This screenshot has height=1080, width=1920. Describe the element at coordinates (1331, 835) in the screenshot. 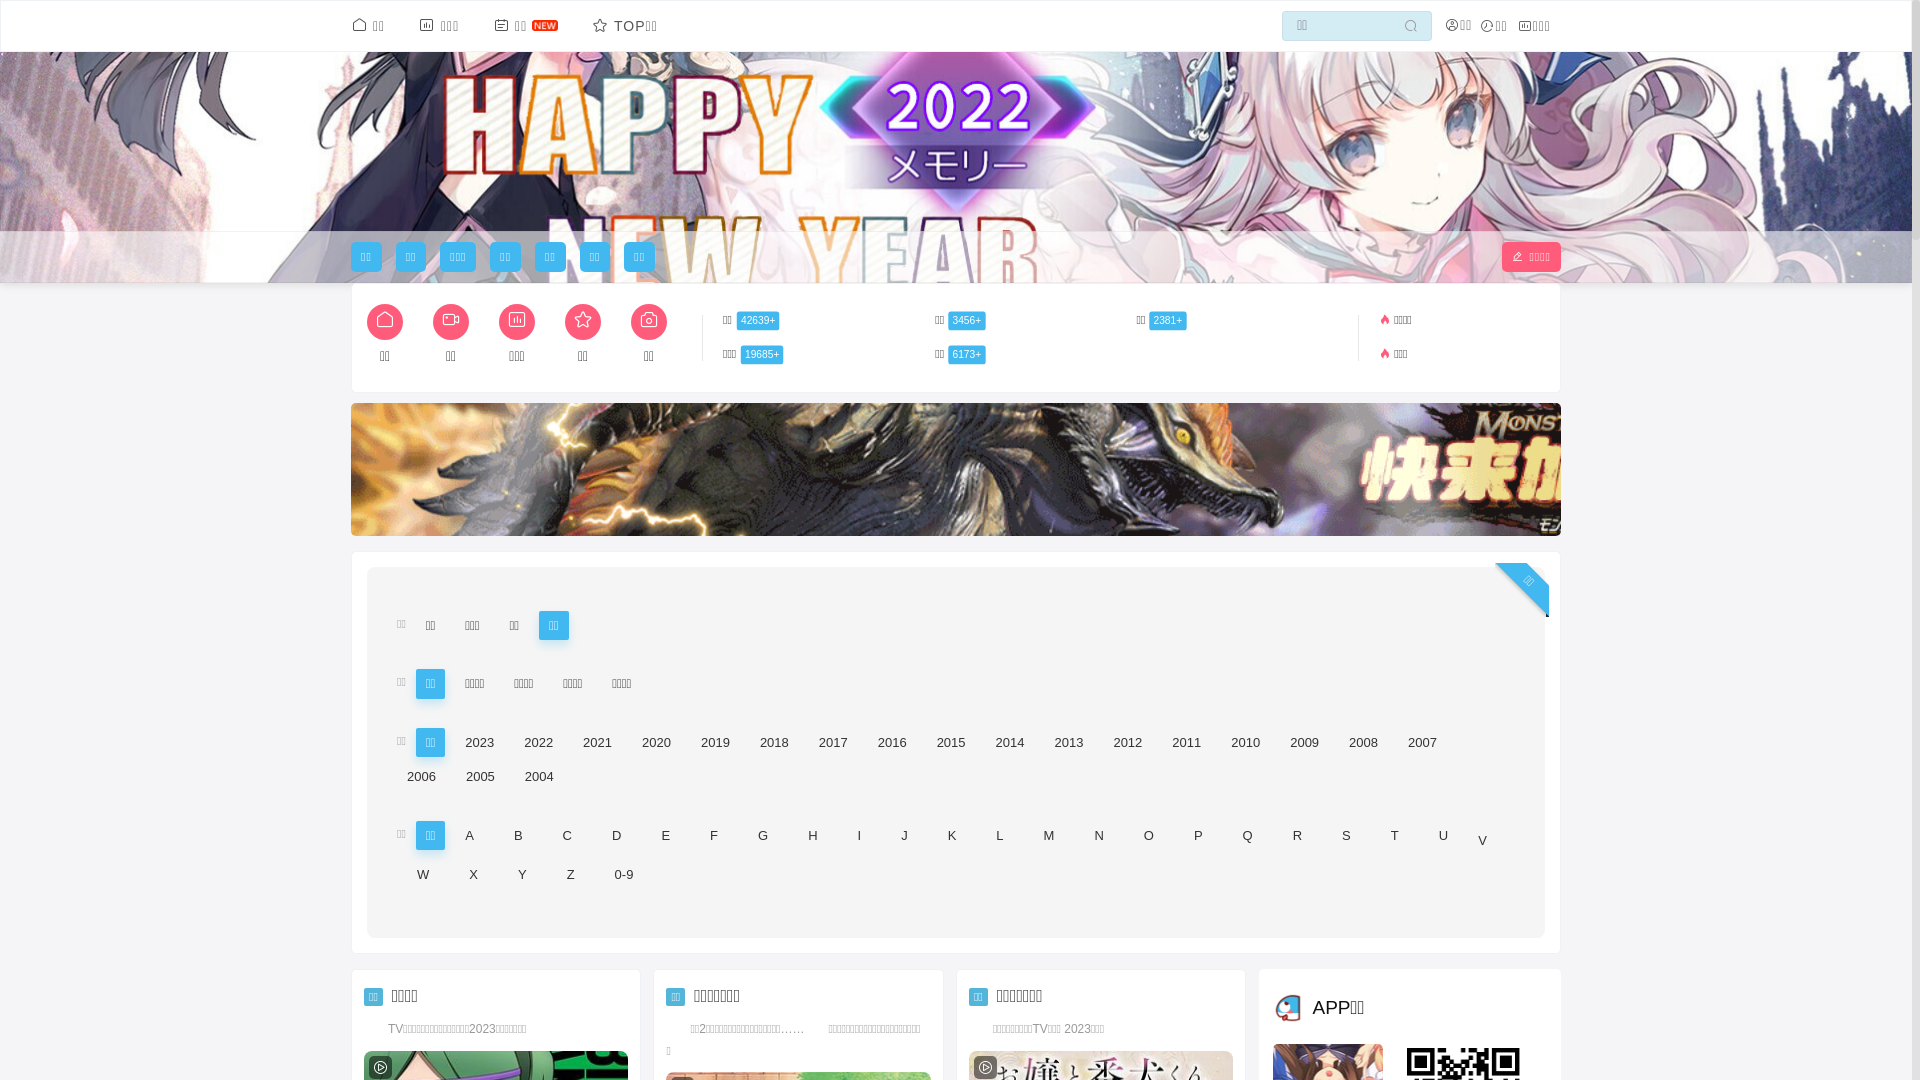

I see `'S'` at that location.